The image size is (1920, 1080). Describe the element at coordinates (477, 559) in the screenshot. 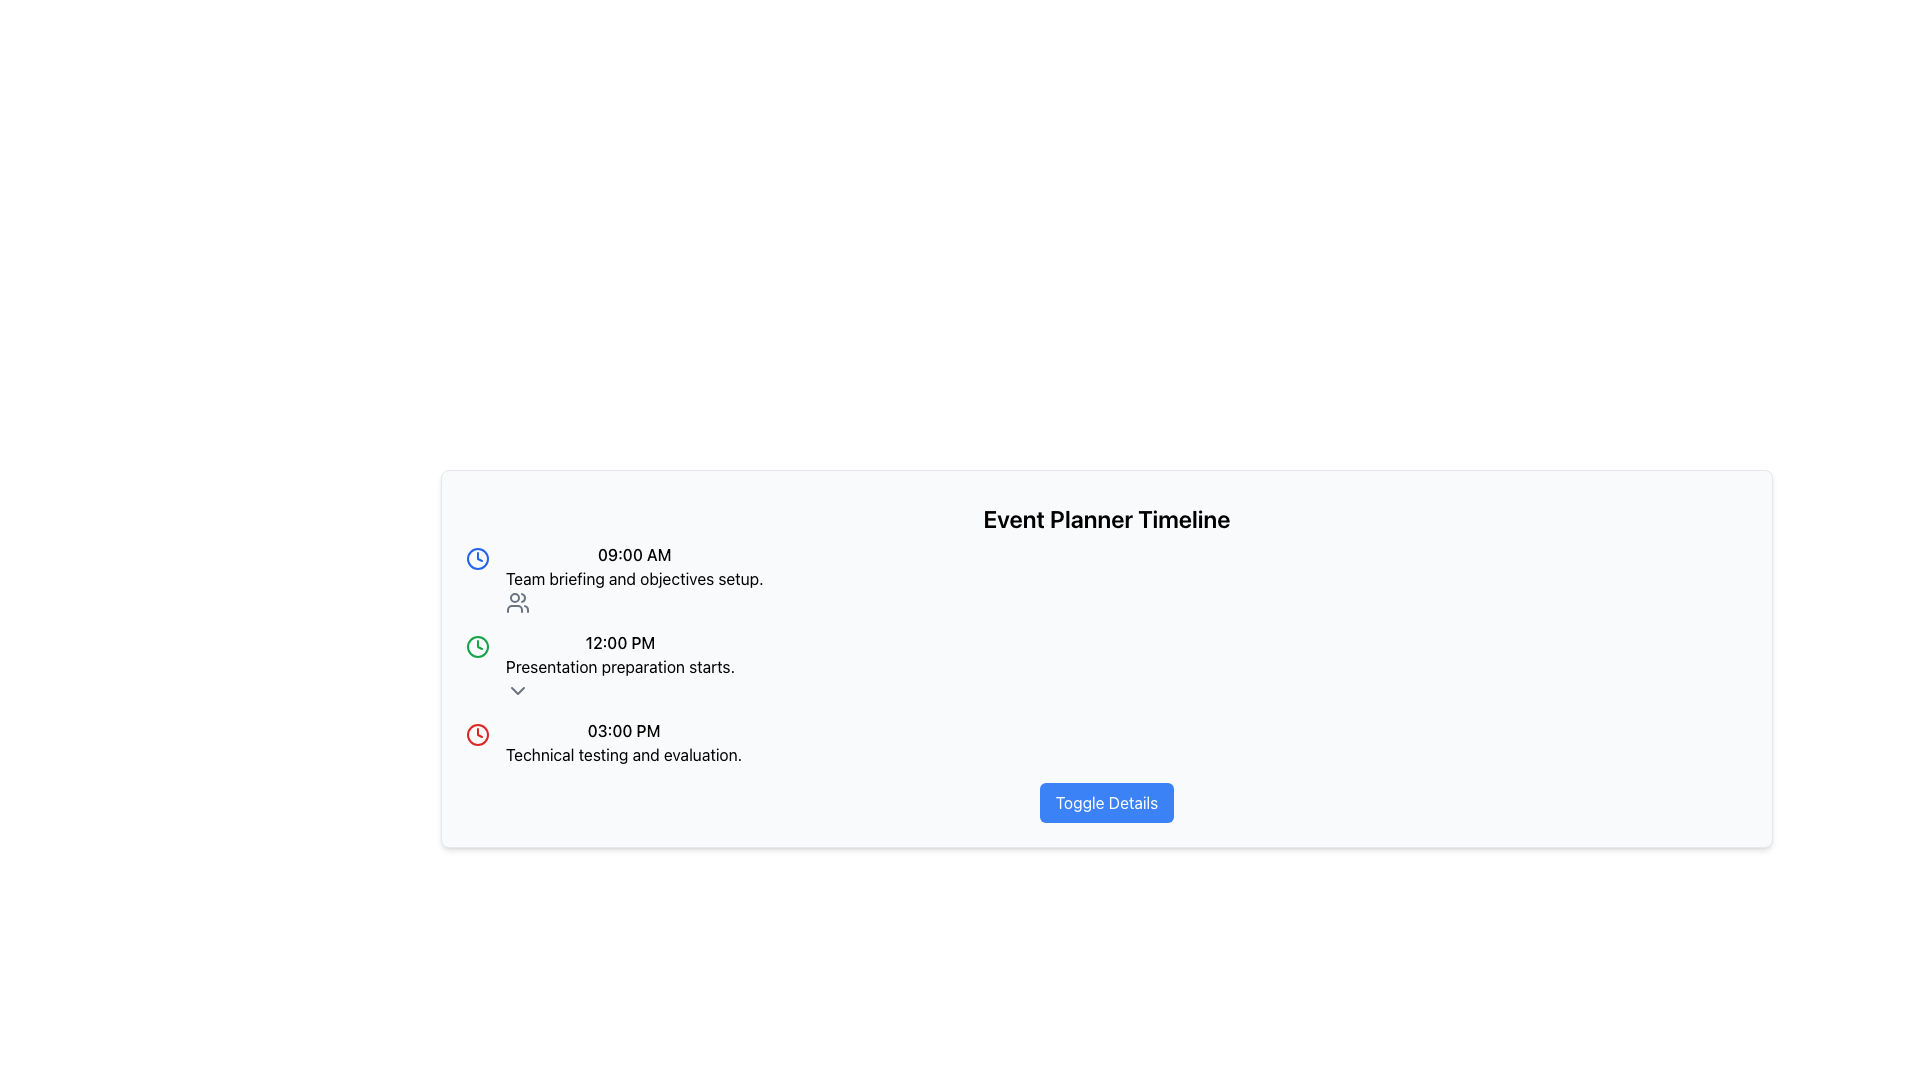

I see `the outer circular component of the clock icon located to the left of the '12:00 PM Presentation preparation starts' text in the timeline section` at that location.